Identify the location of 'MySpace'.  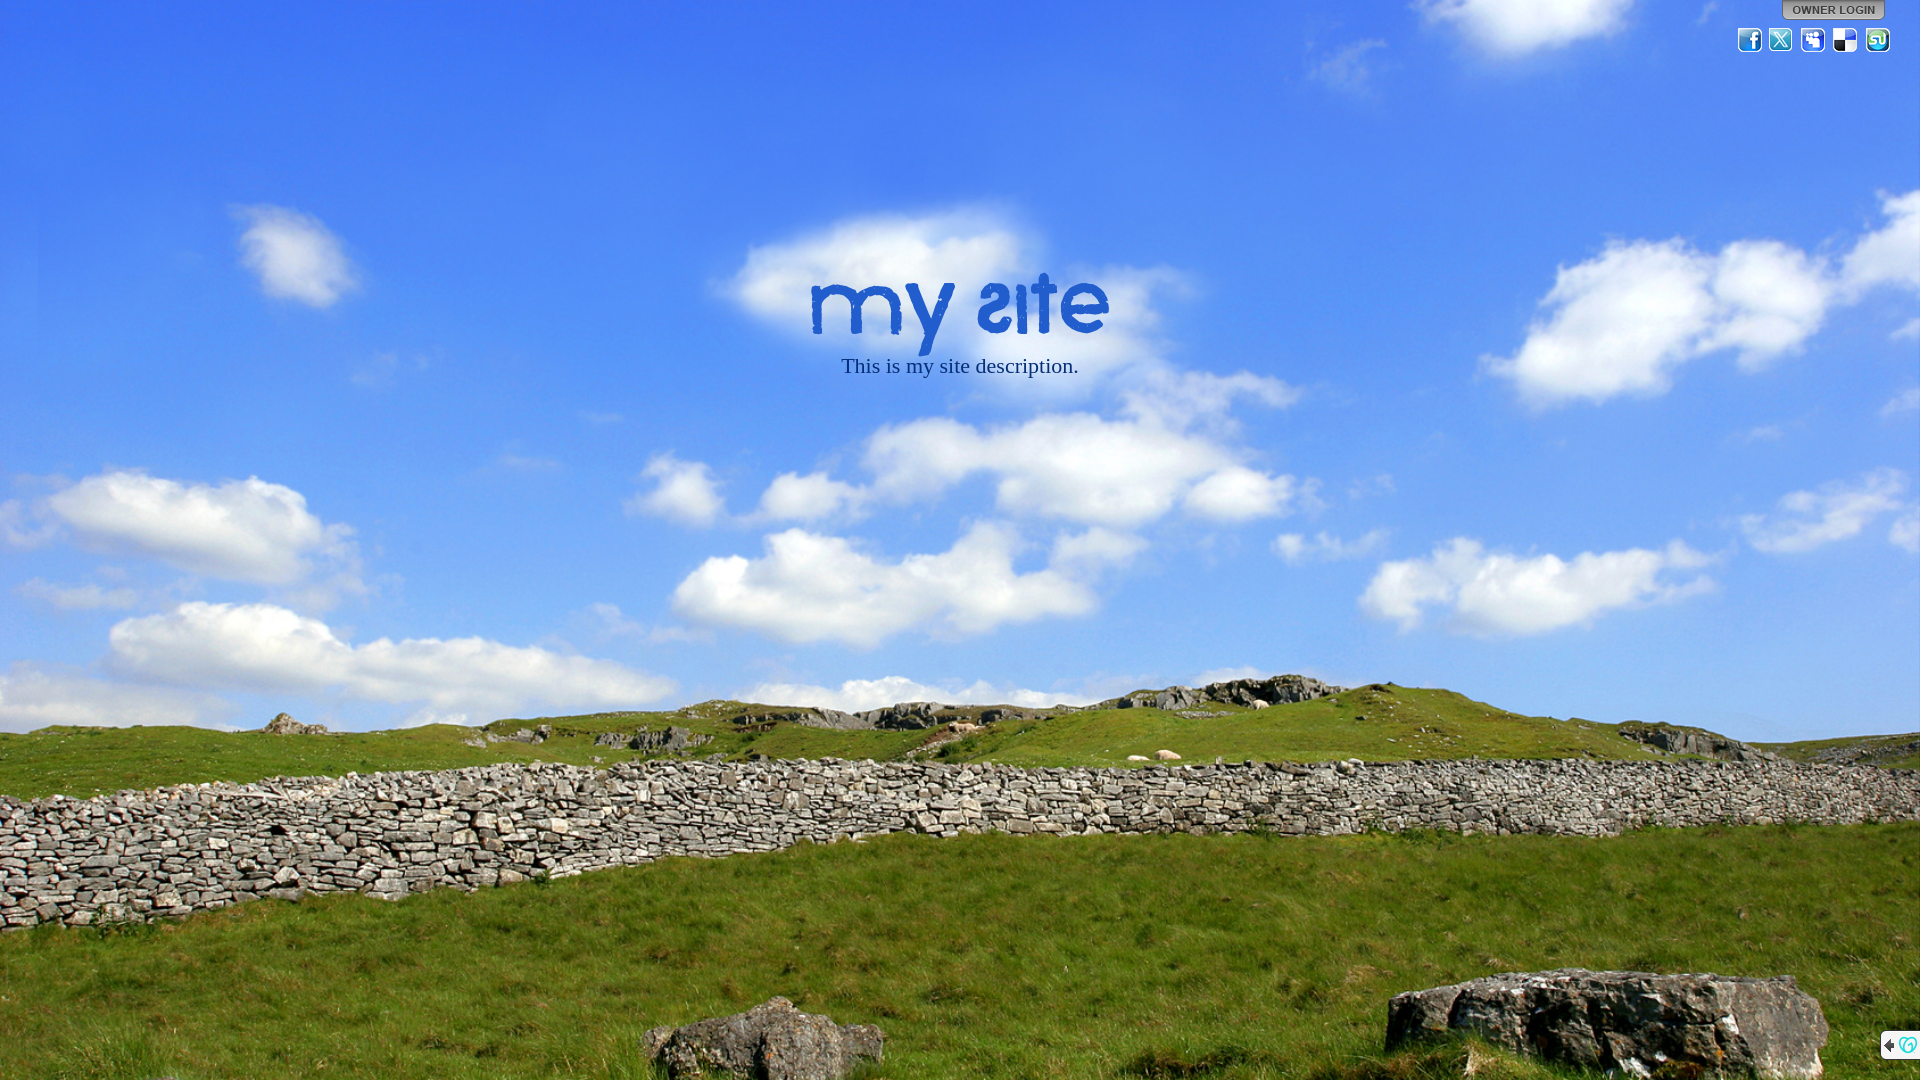
(1800, 39).